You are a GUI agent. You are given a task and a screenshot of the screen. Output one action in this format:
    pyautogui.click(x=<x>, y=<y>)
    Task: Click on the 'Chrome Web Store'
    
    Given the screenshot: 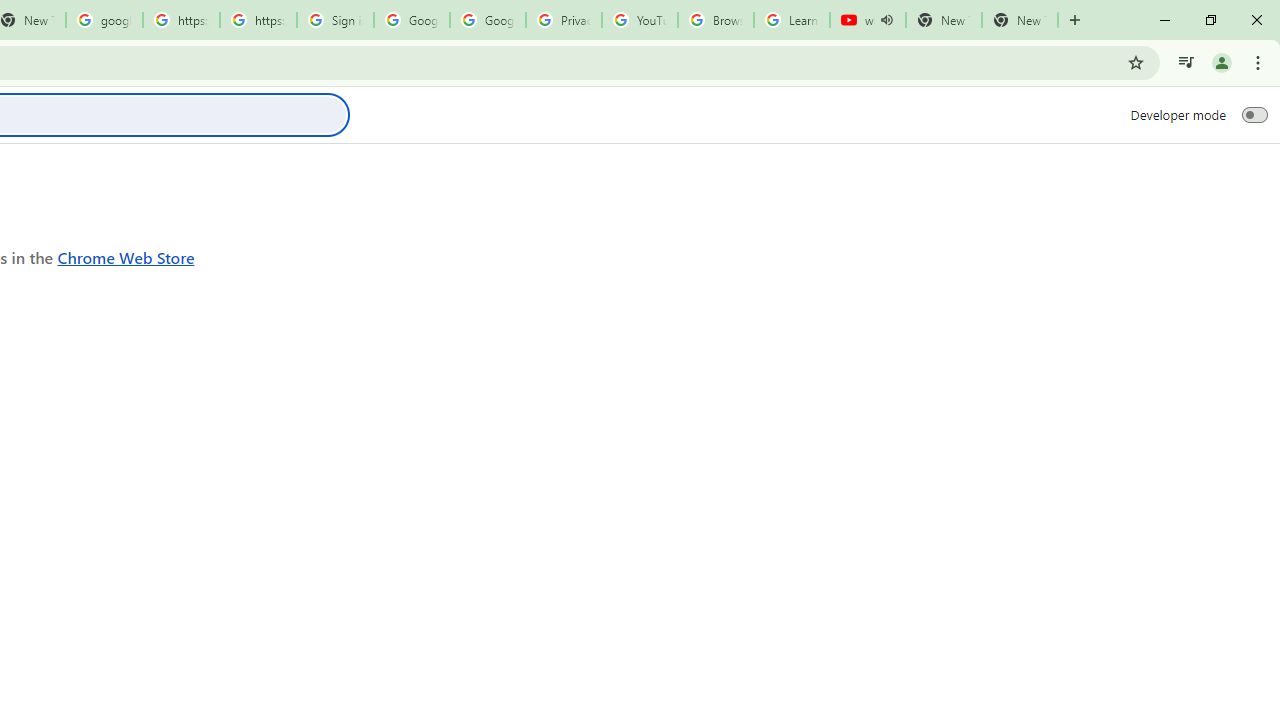 What is the action you would take?
    pyautogui.click(x=125, y=256)
    